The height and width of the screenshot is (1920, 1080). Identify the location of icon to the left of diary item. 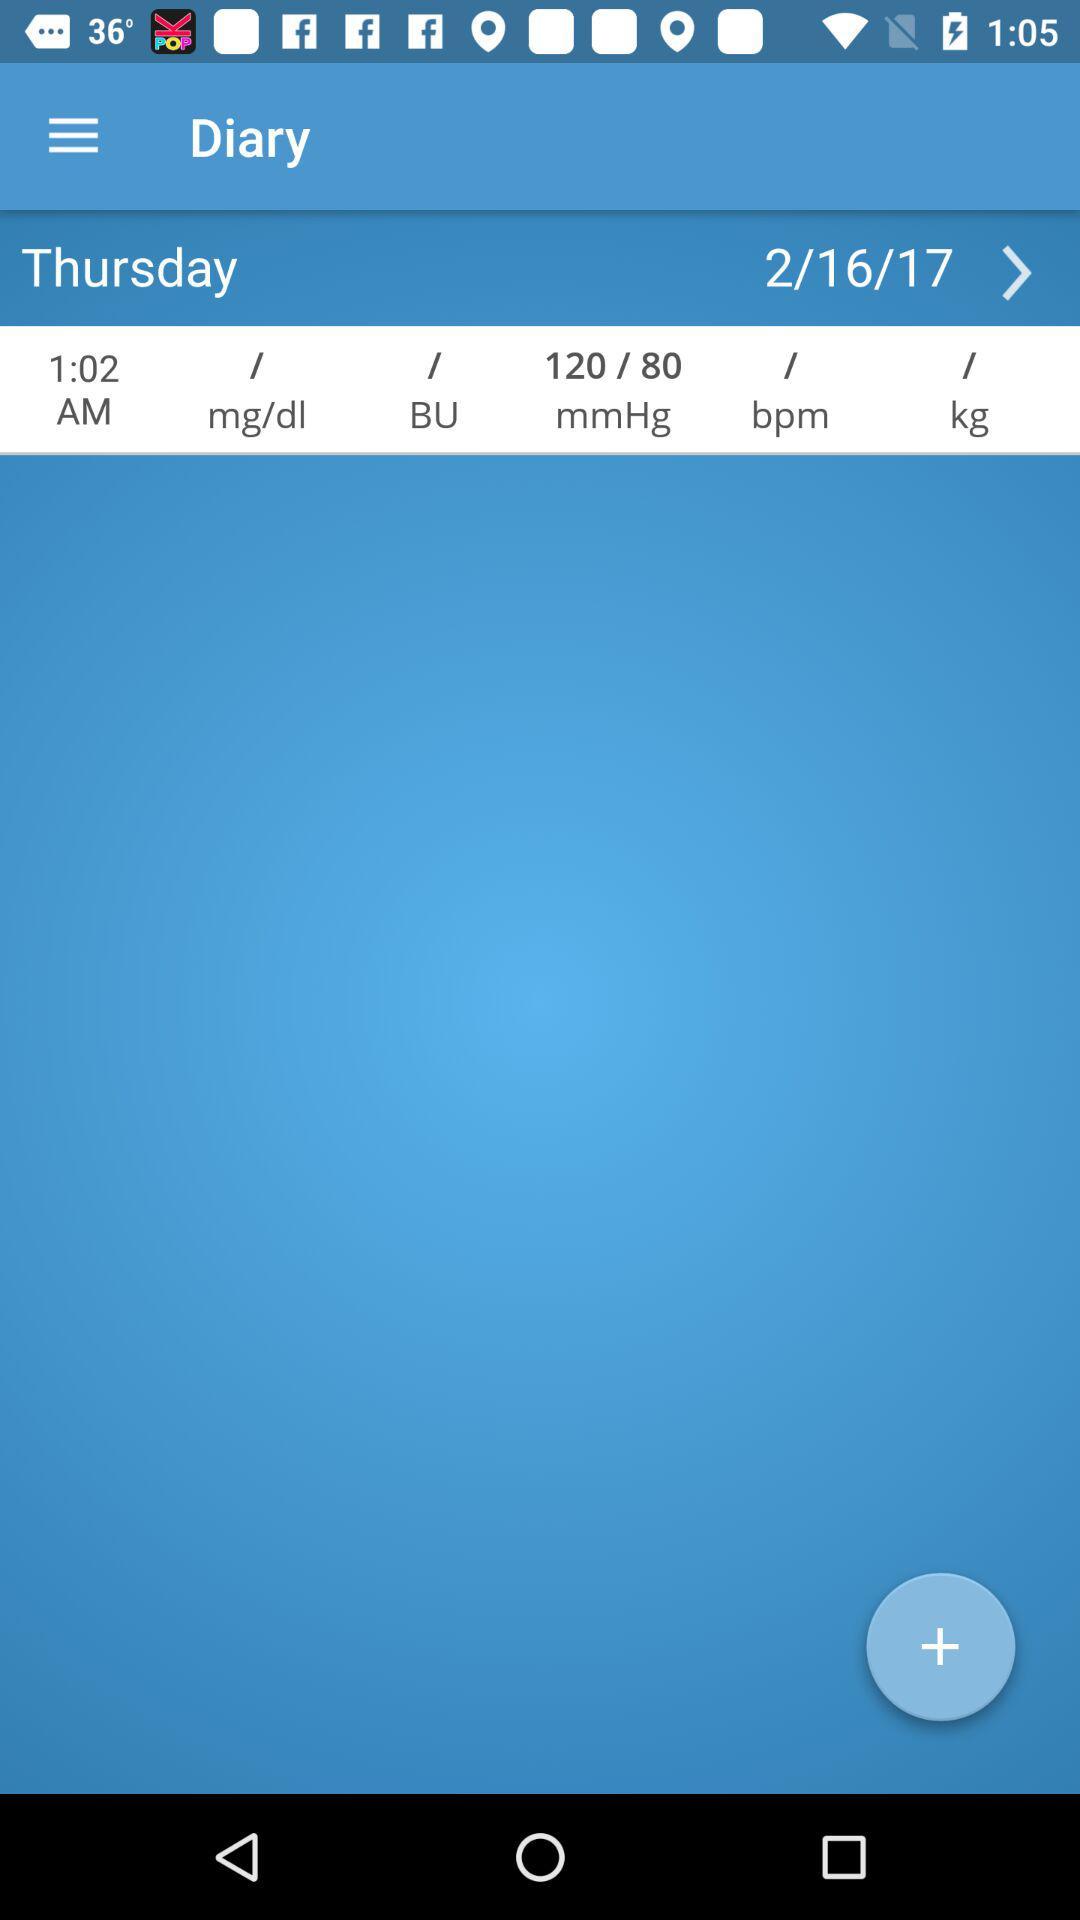
(72, 135).